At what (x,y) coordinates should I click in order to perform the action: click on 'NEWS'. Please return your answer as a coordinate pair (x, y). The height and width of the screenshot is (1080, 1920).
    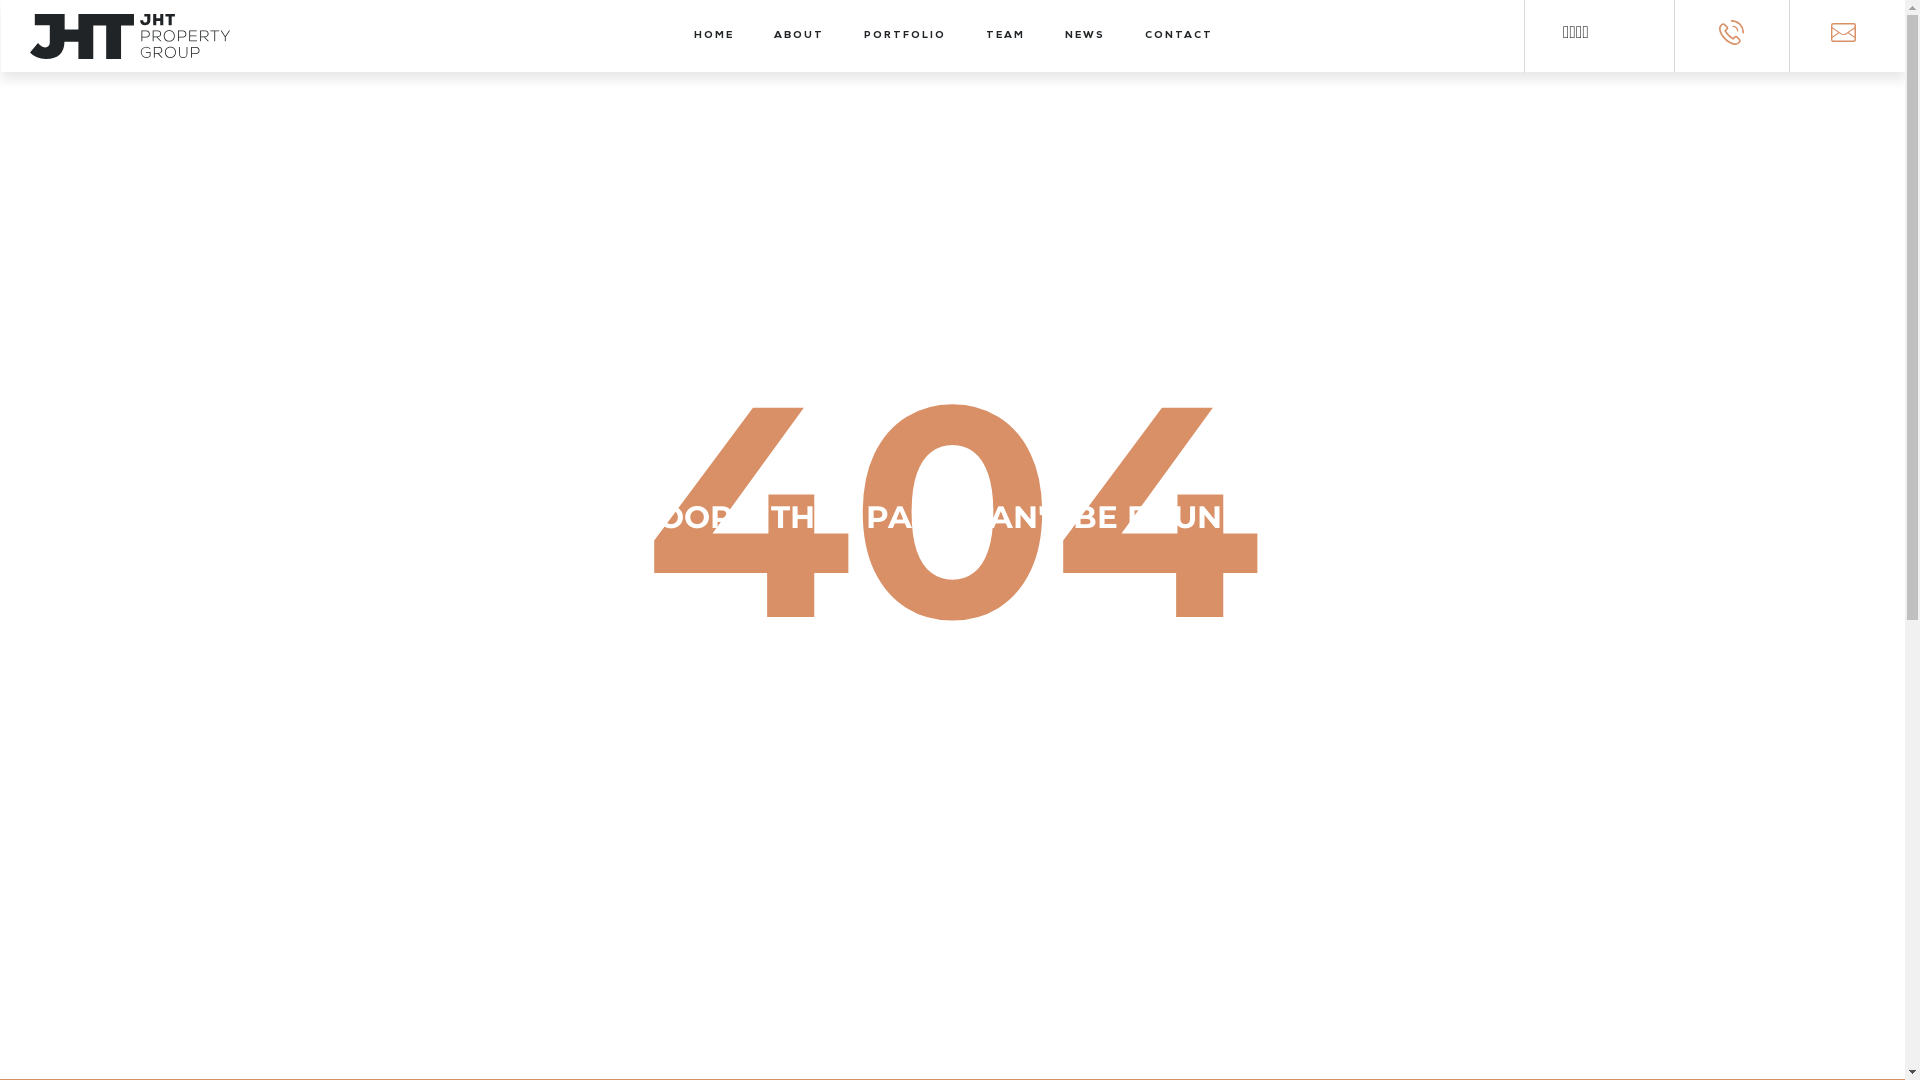
    Looking at the image, I should click on (1083, 35).